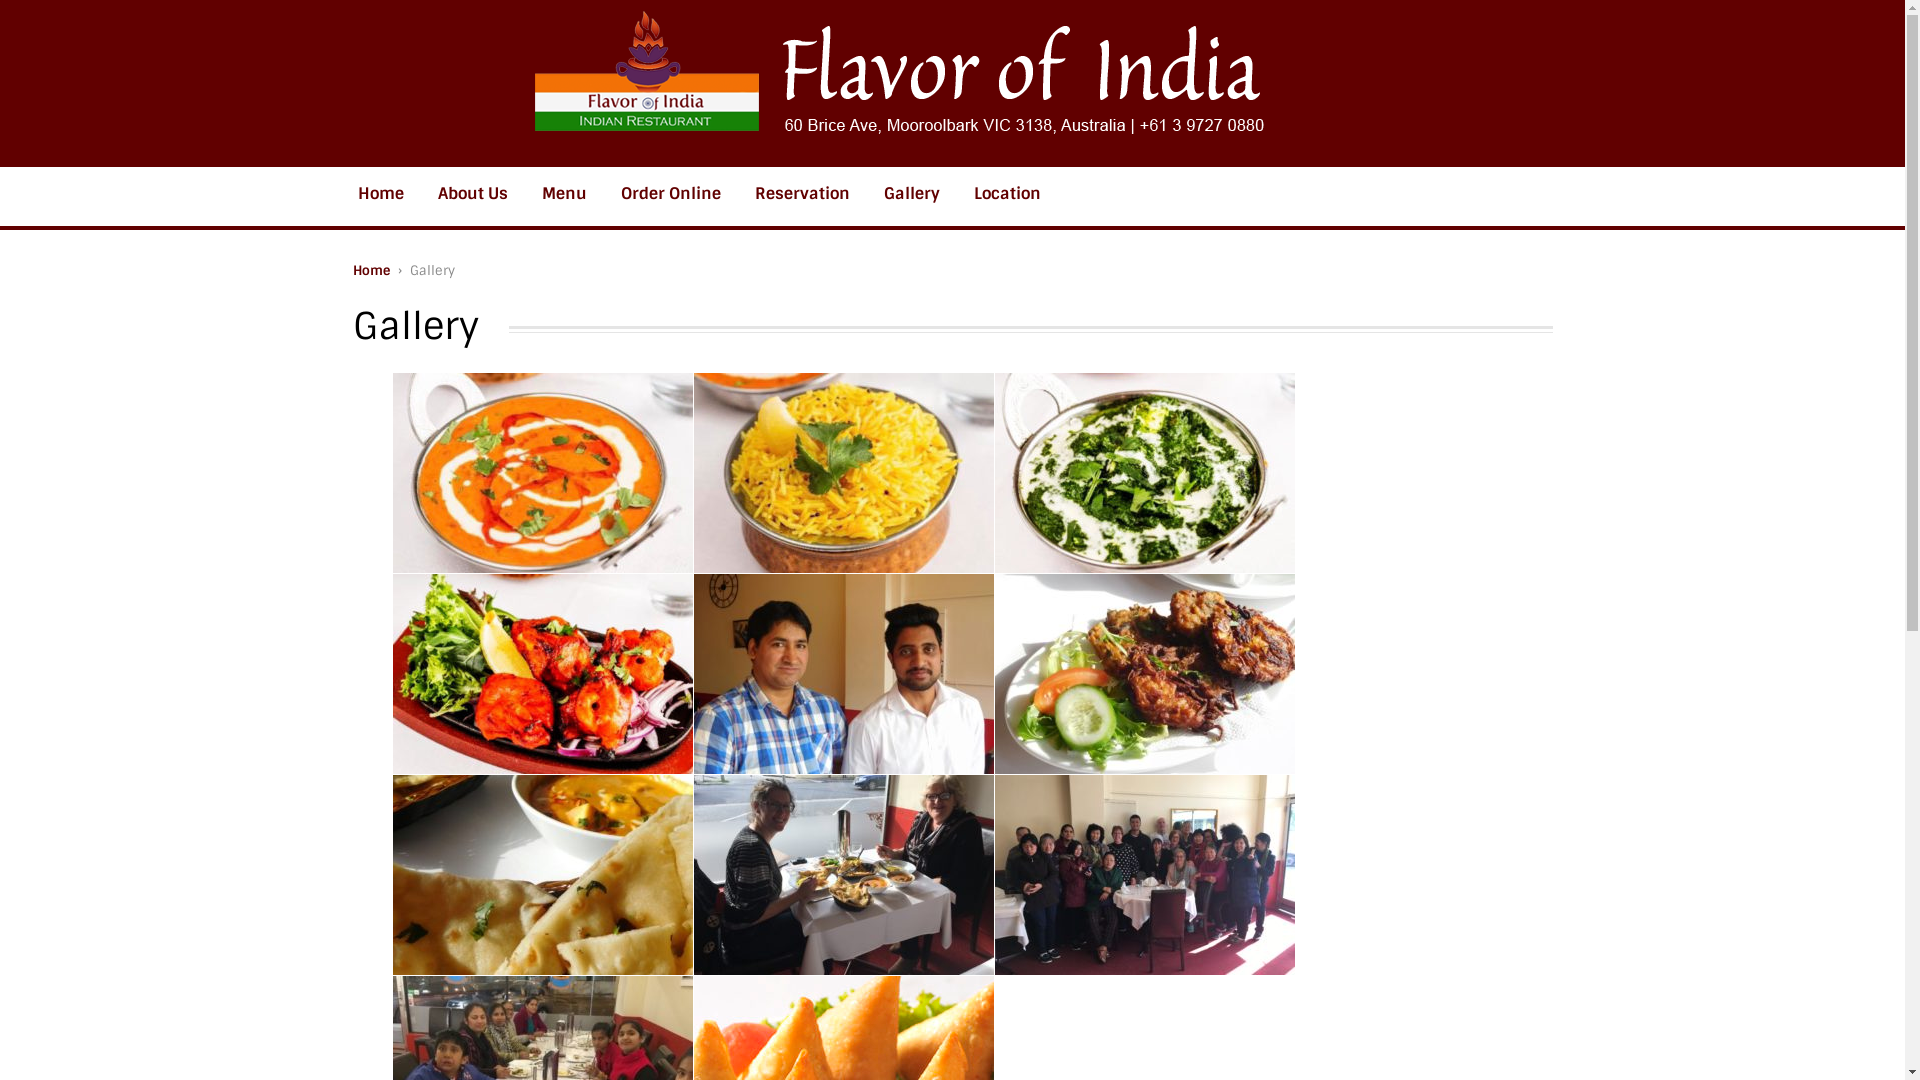 Image resolution: width=1920 pixels, height=1080 pixels. What do you see at coordinates (844, 874) in the screenshot?
I see `'gal4'` at bounding box center [844, 874].